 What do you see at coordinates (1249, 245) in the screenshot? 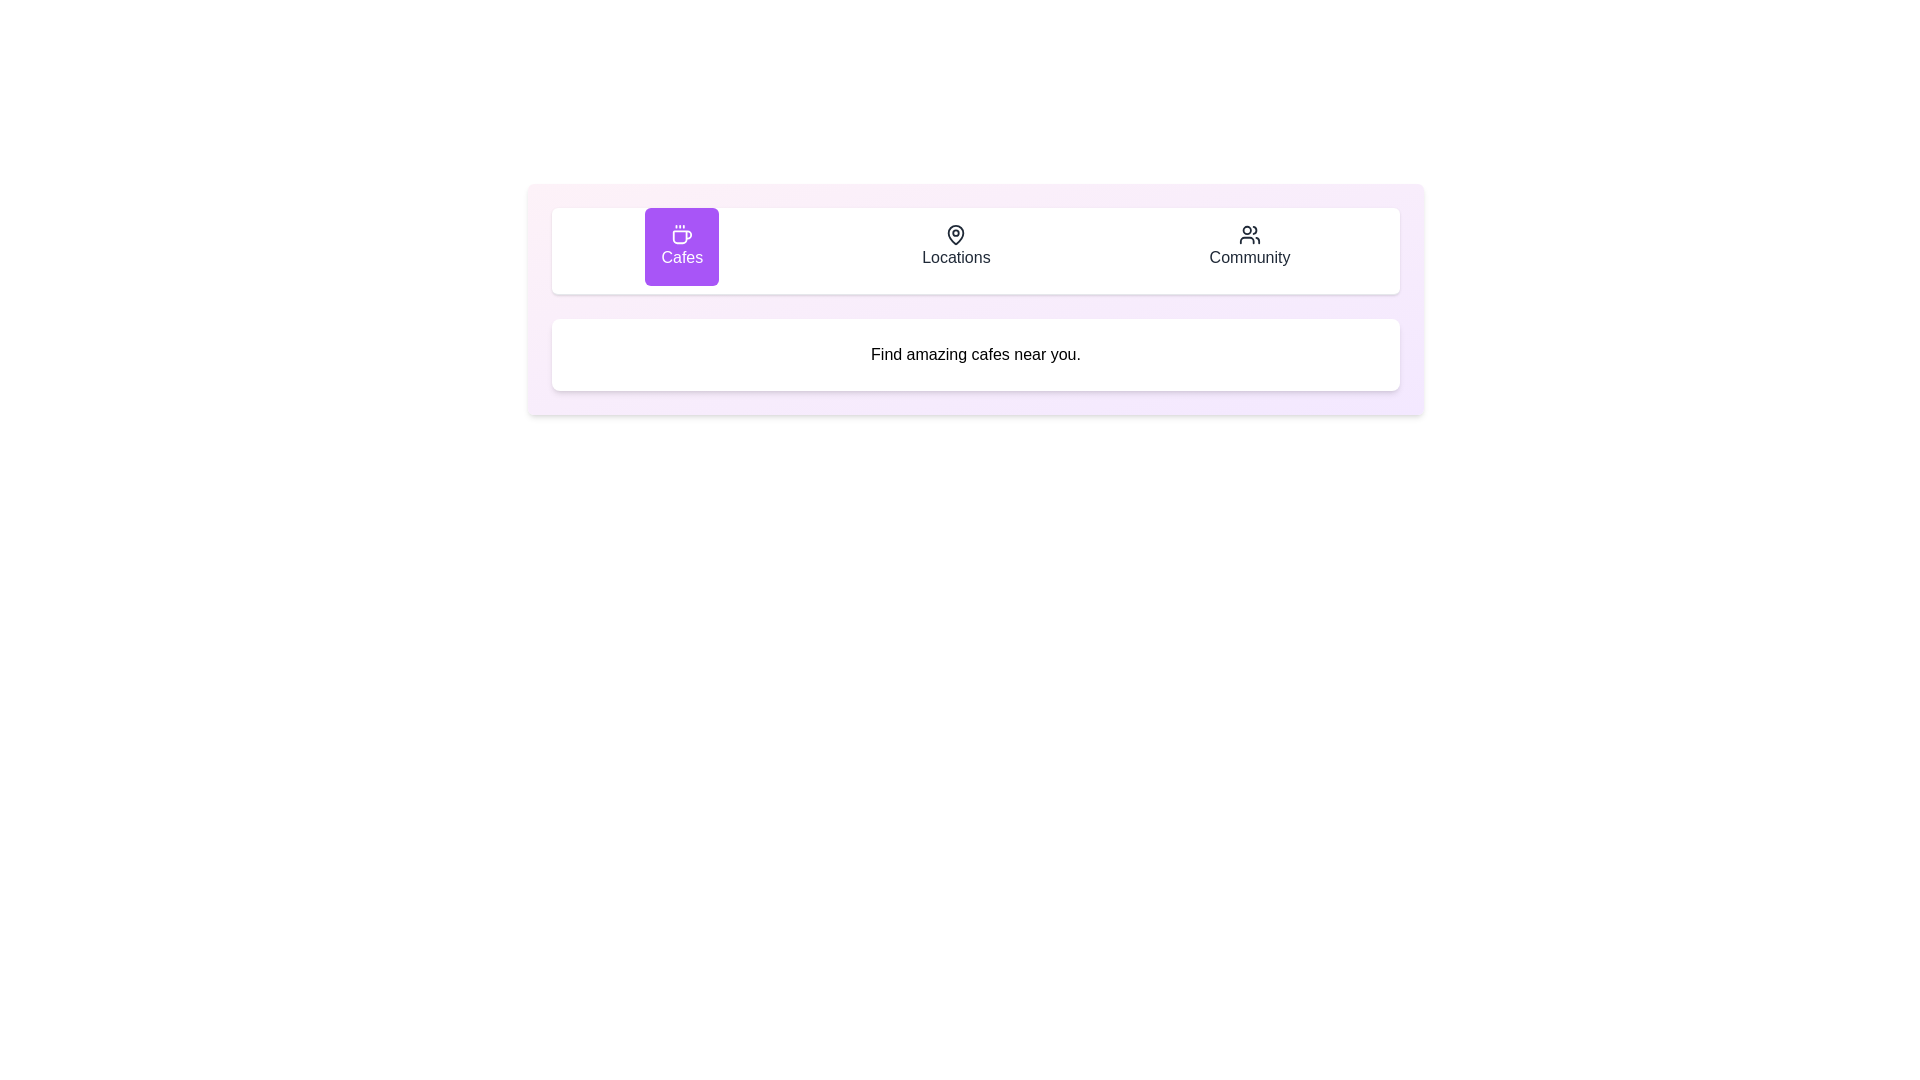
I see `the community navigation button located in the third position of the horizontal menu to trigger a visual response` at bounding box center [1249, 245].